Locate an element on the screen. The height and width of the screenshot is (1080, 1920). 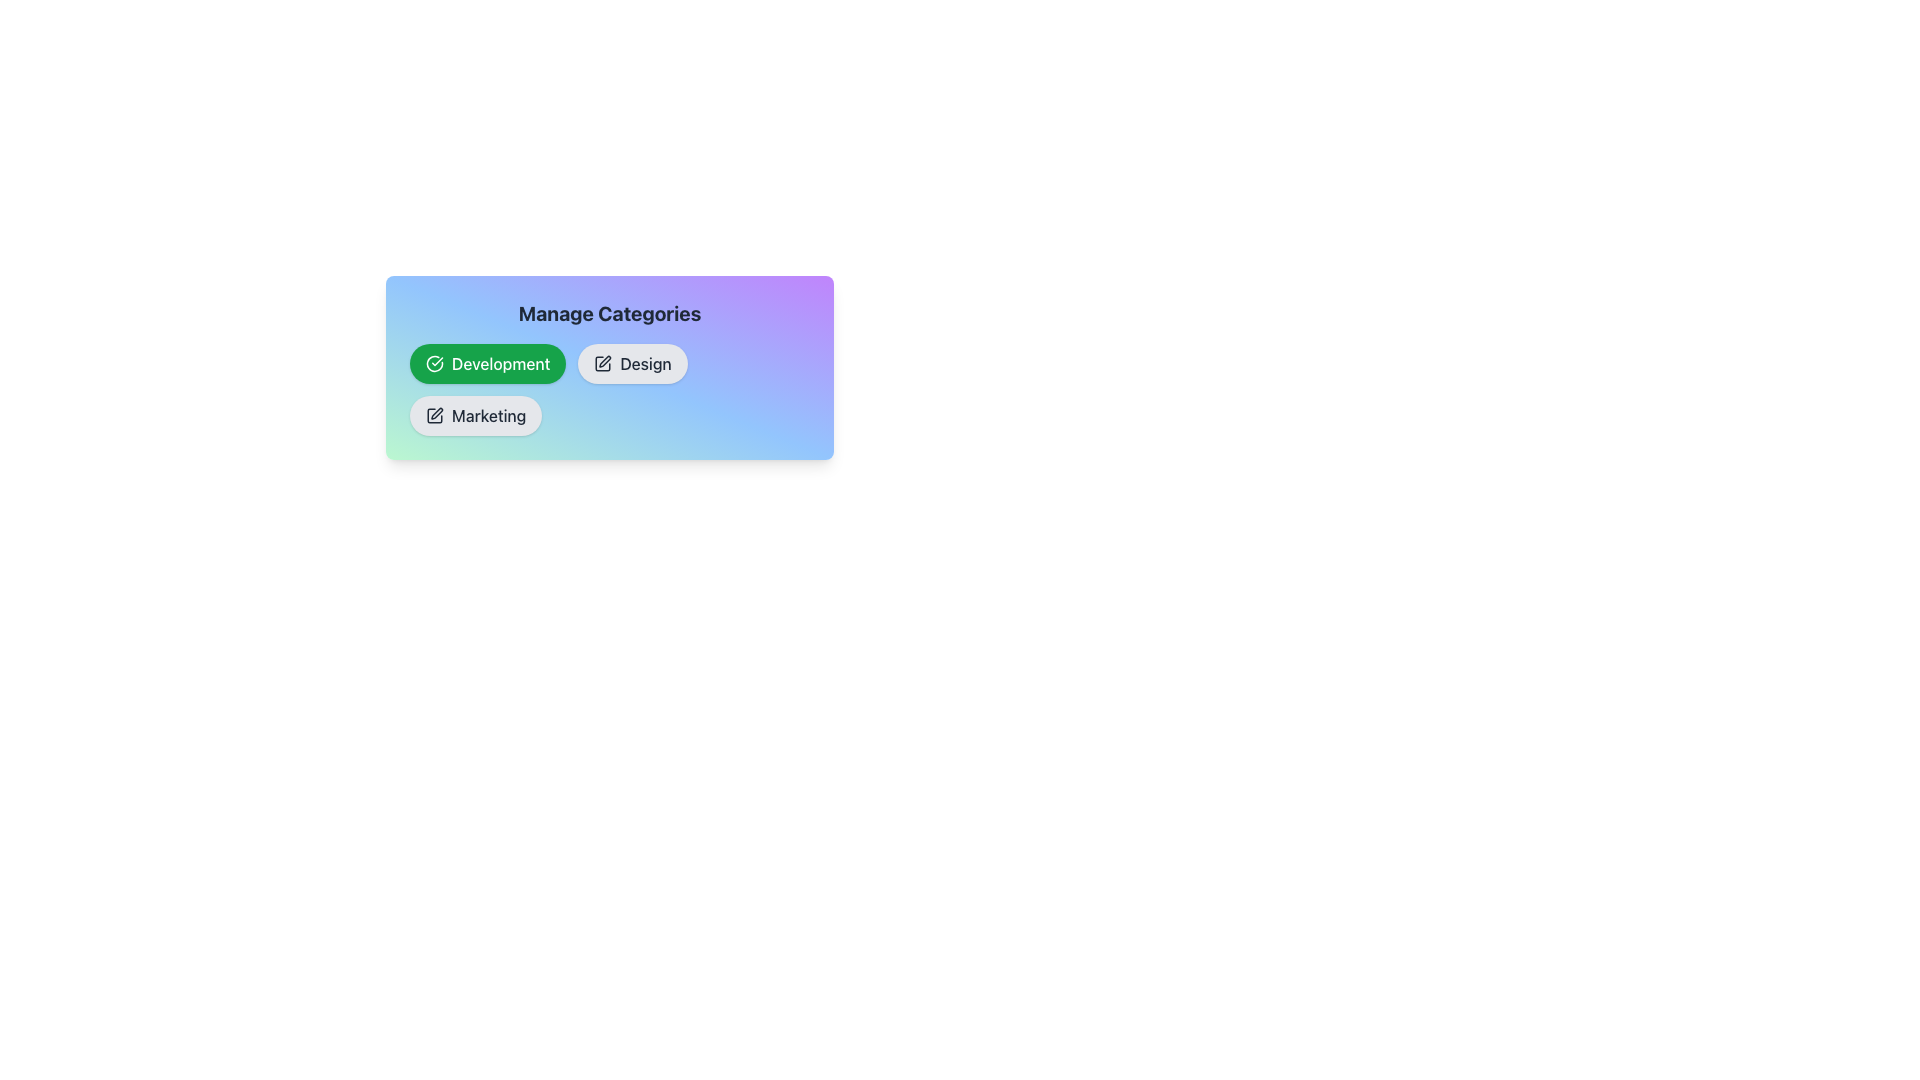
the 'Marketing' text element, which is part of the 'Manage Categories' section and located centrally at the bottom row of the category items grid is located at coordinates (489, 415).